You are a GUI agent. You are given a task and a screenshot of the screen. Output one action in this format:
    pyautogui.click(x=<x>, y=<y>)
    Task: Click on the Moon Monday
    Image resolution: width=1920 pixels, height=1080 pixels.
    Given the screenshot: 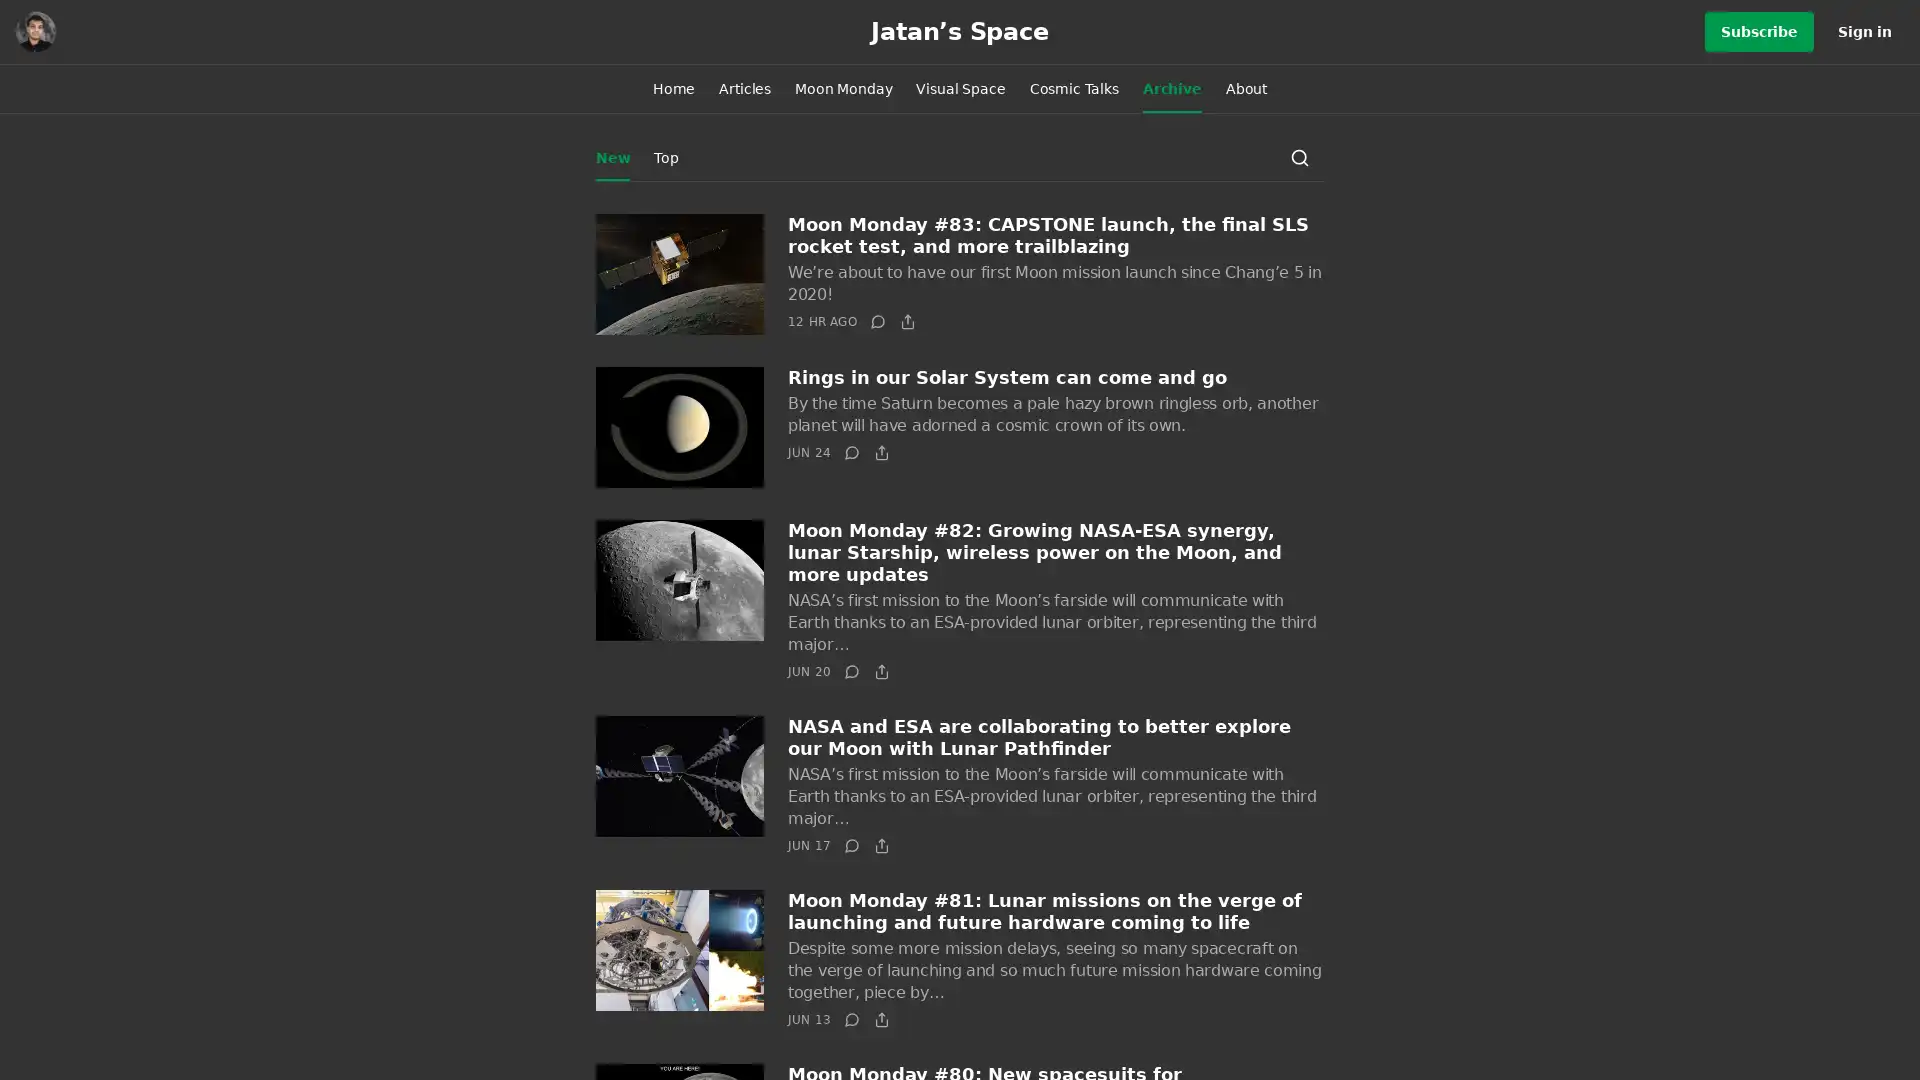 What is the action you would take?
    pyautogui.click(x=843, y=87)
    